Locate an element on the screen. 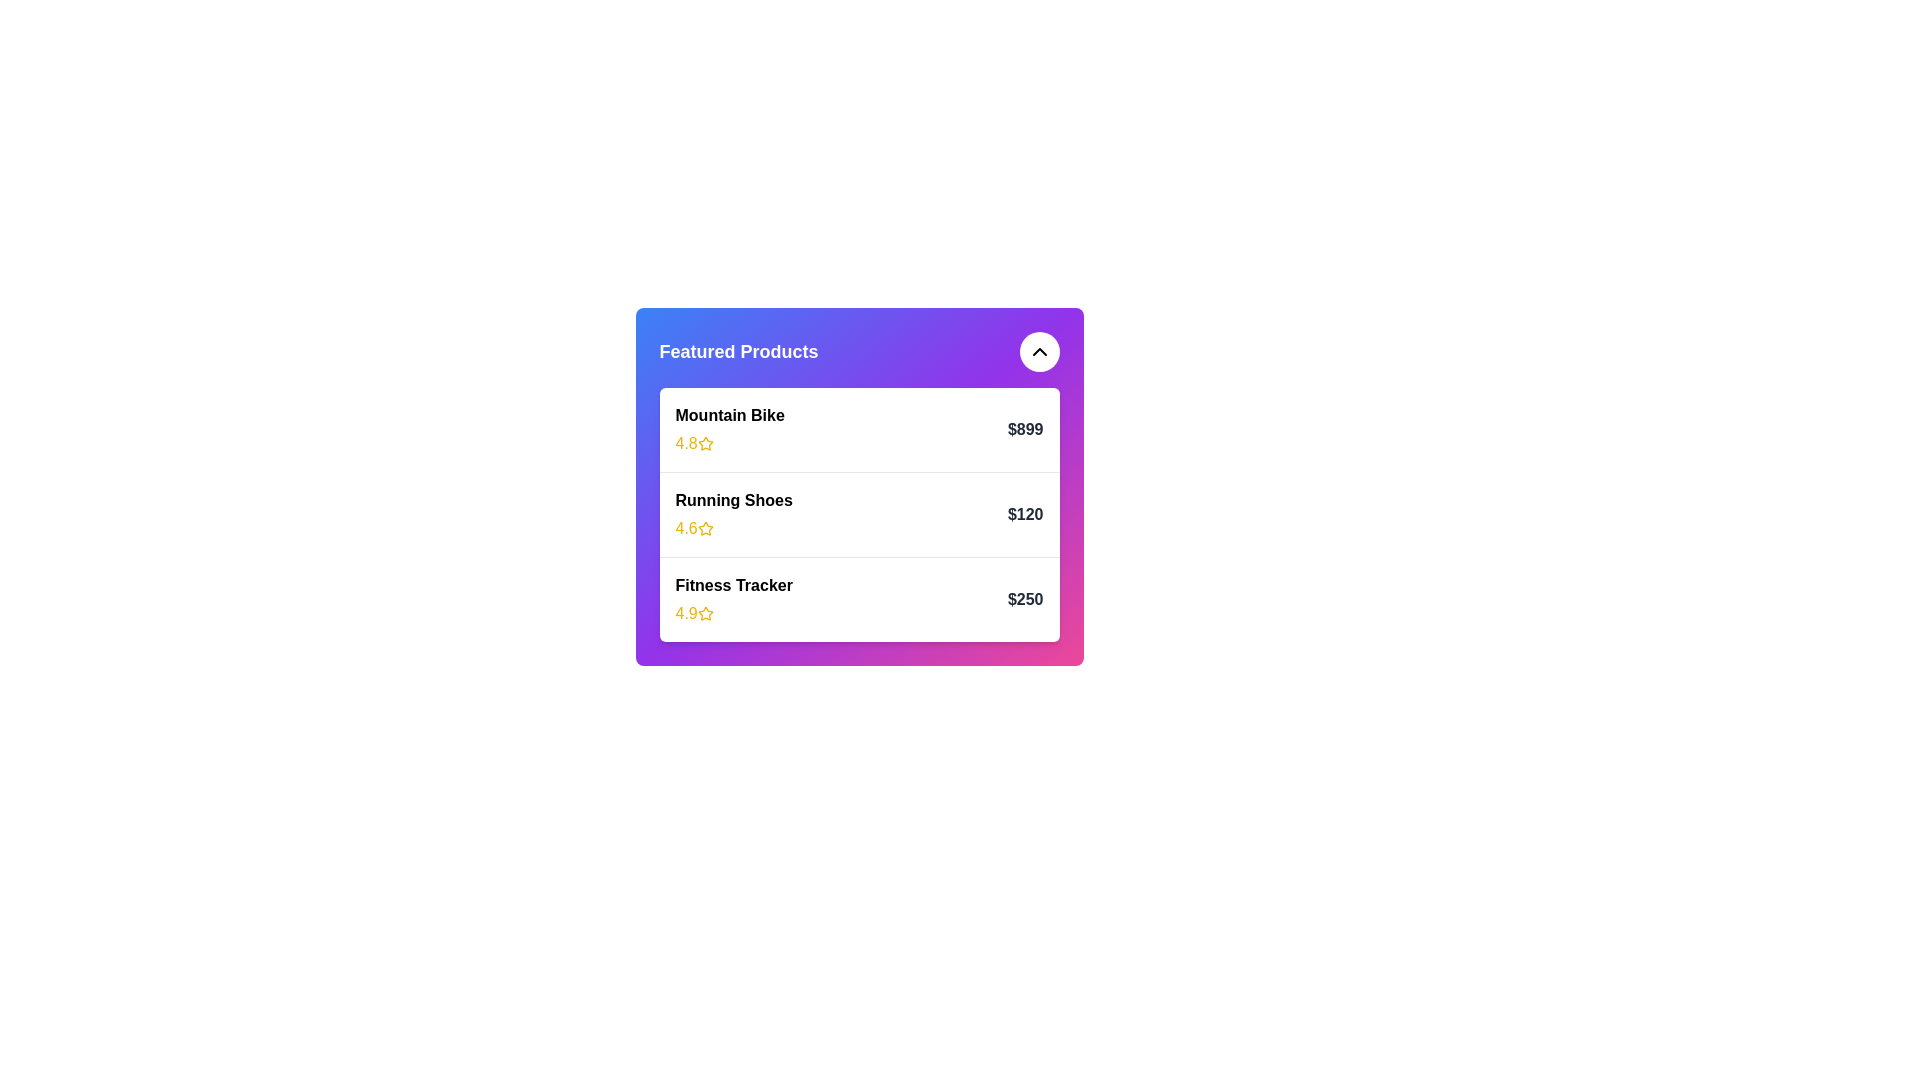 This screenshot has height=1080, width=1920. the third product item in the vertically stacked list that displays its name, rating, and price is located at coordinates (859, 598).